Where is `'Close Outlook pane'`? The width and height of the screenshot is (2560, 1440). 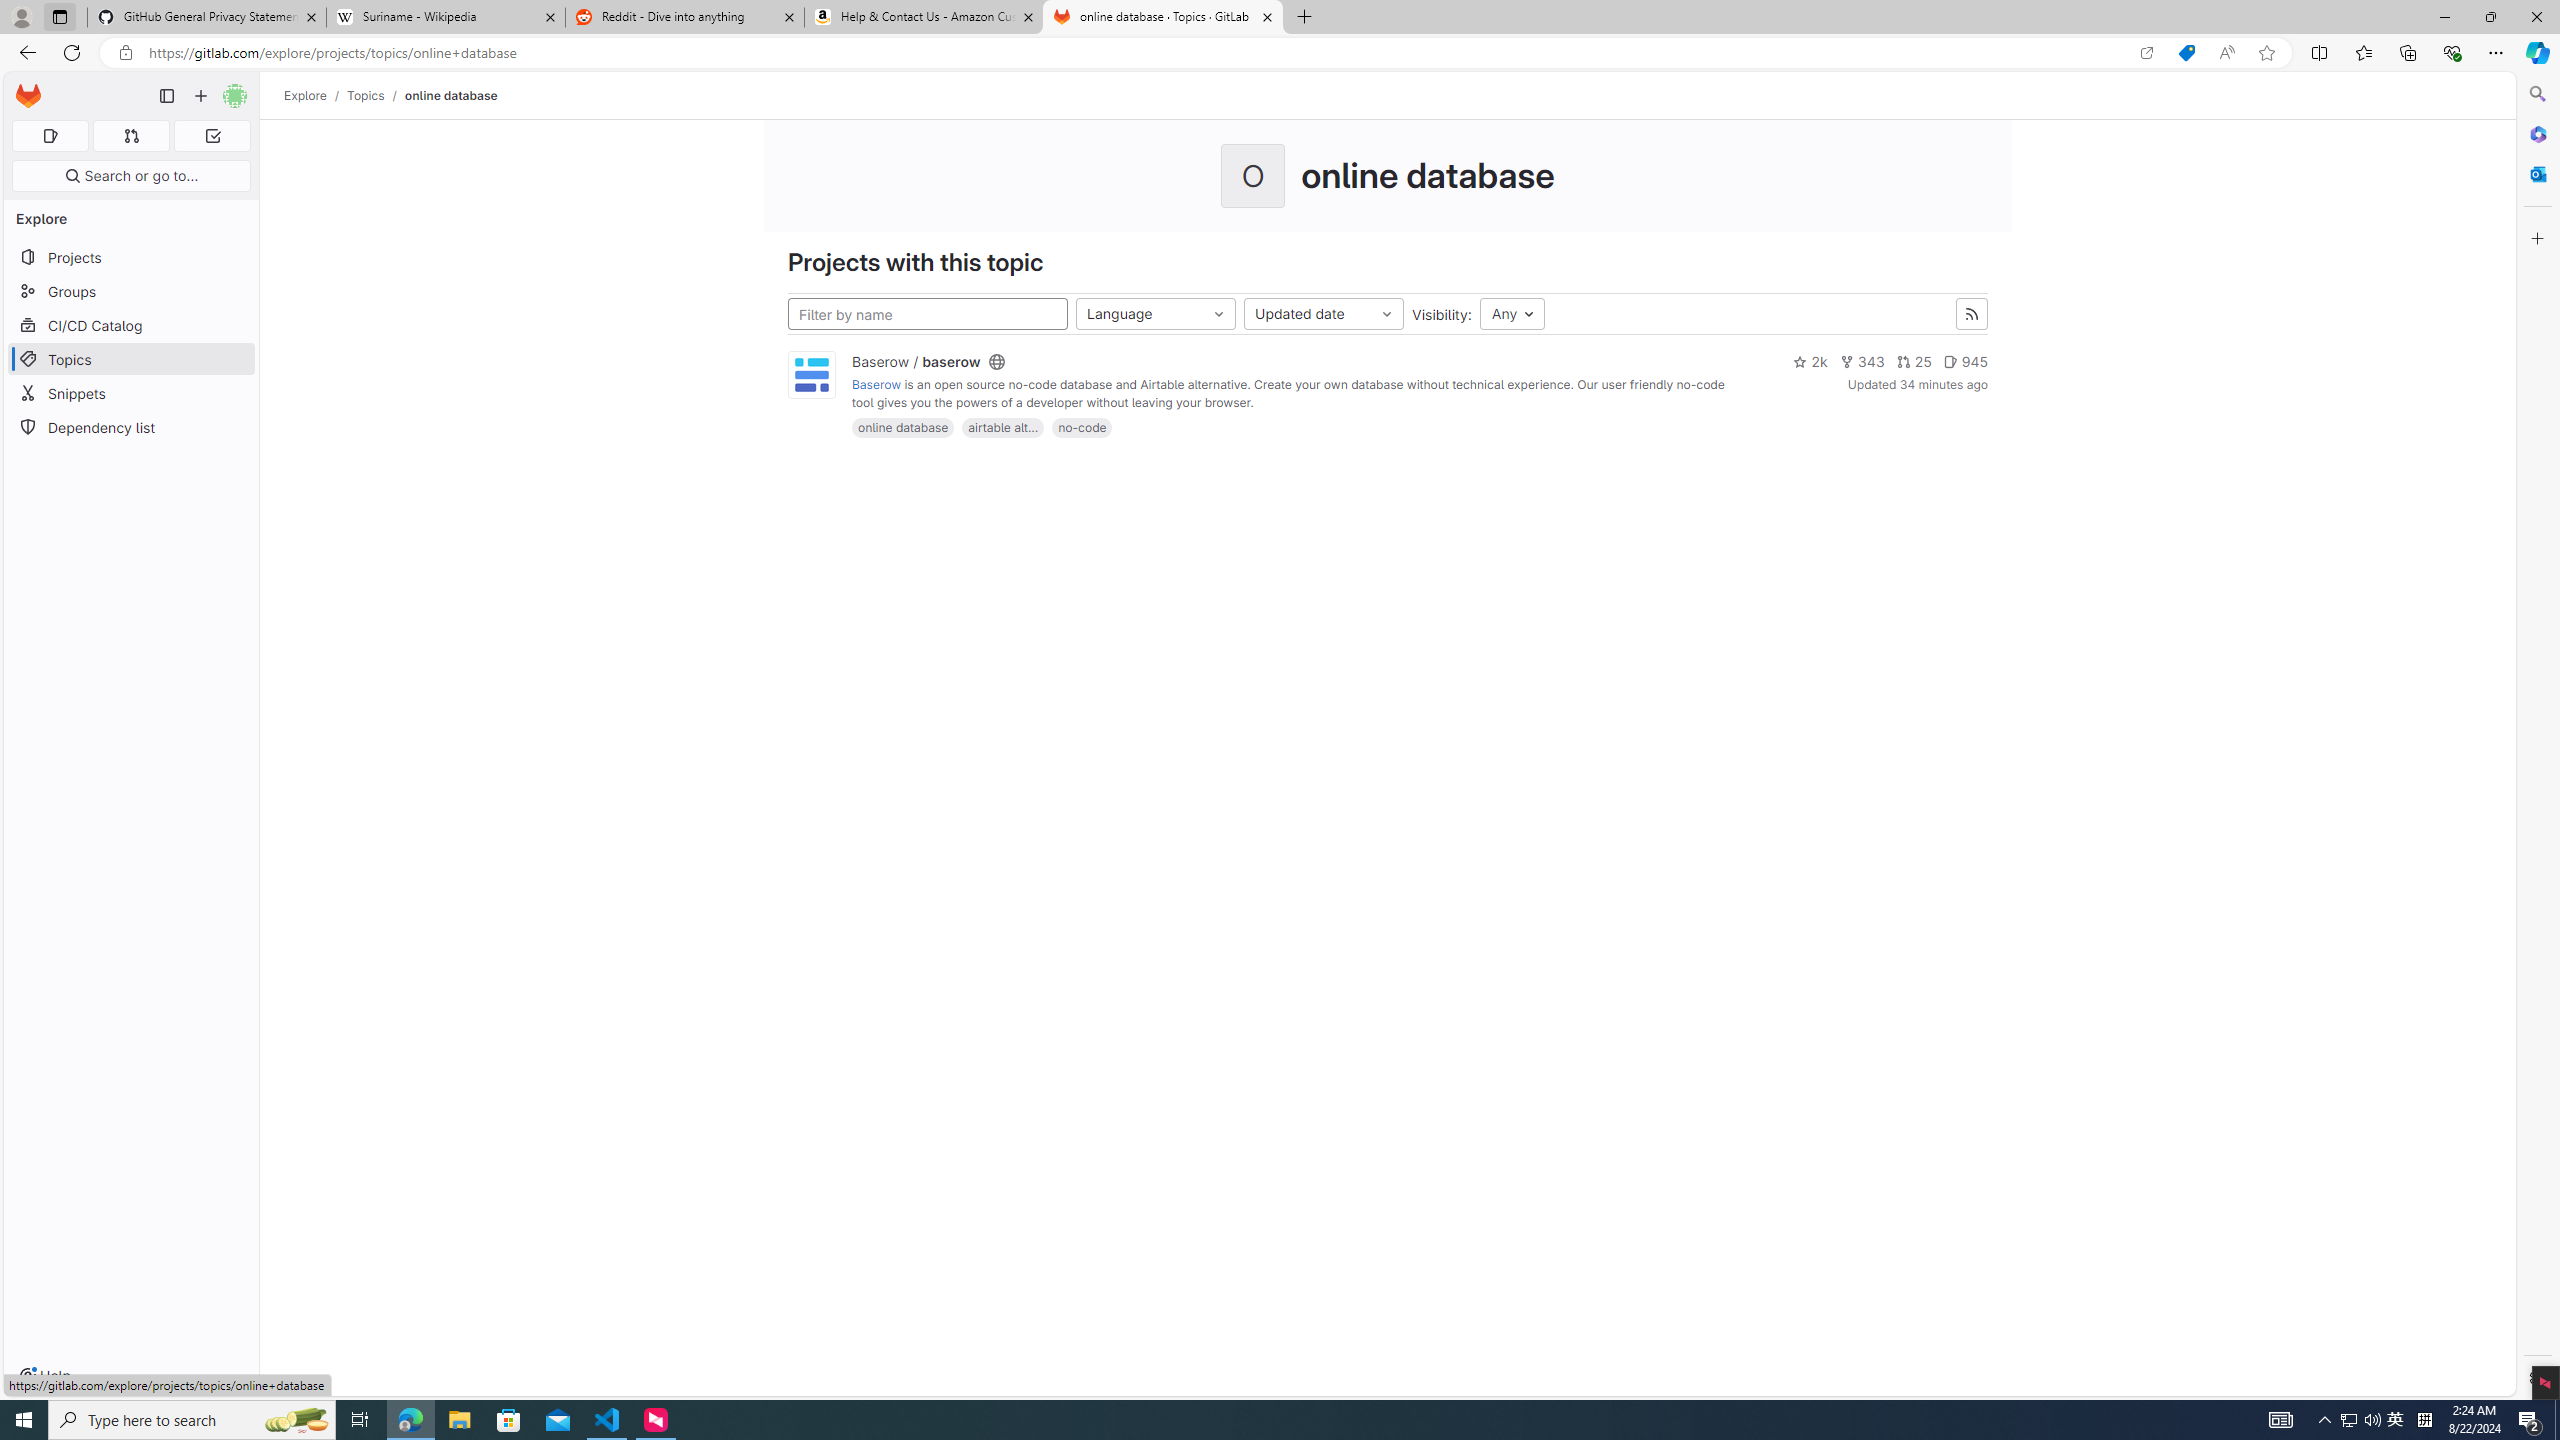 'Close Outlook pane' is located at coordinates (2535, 172).